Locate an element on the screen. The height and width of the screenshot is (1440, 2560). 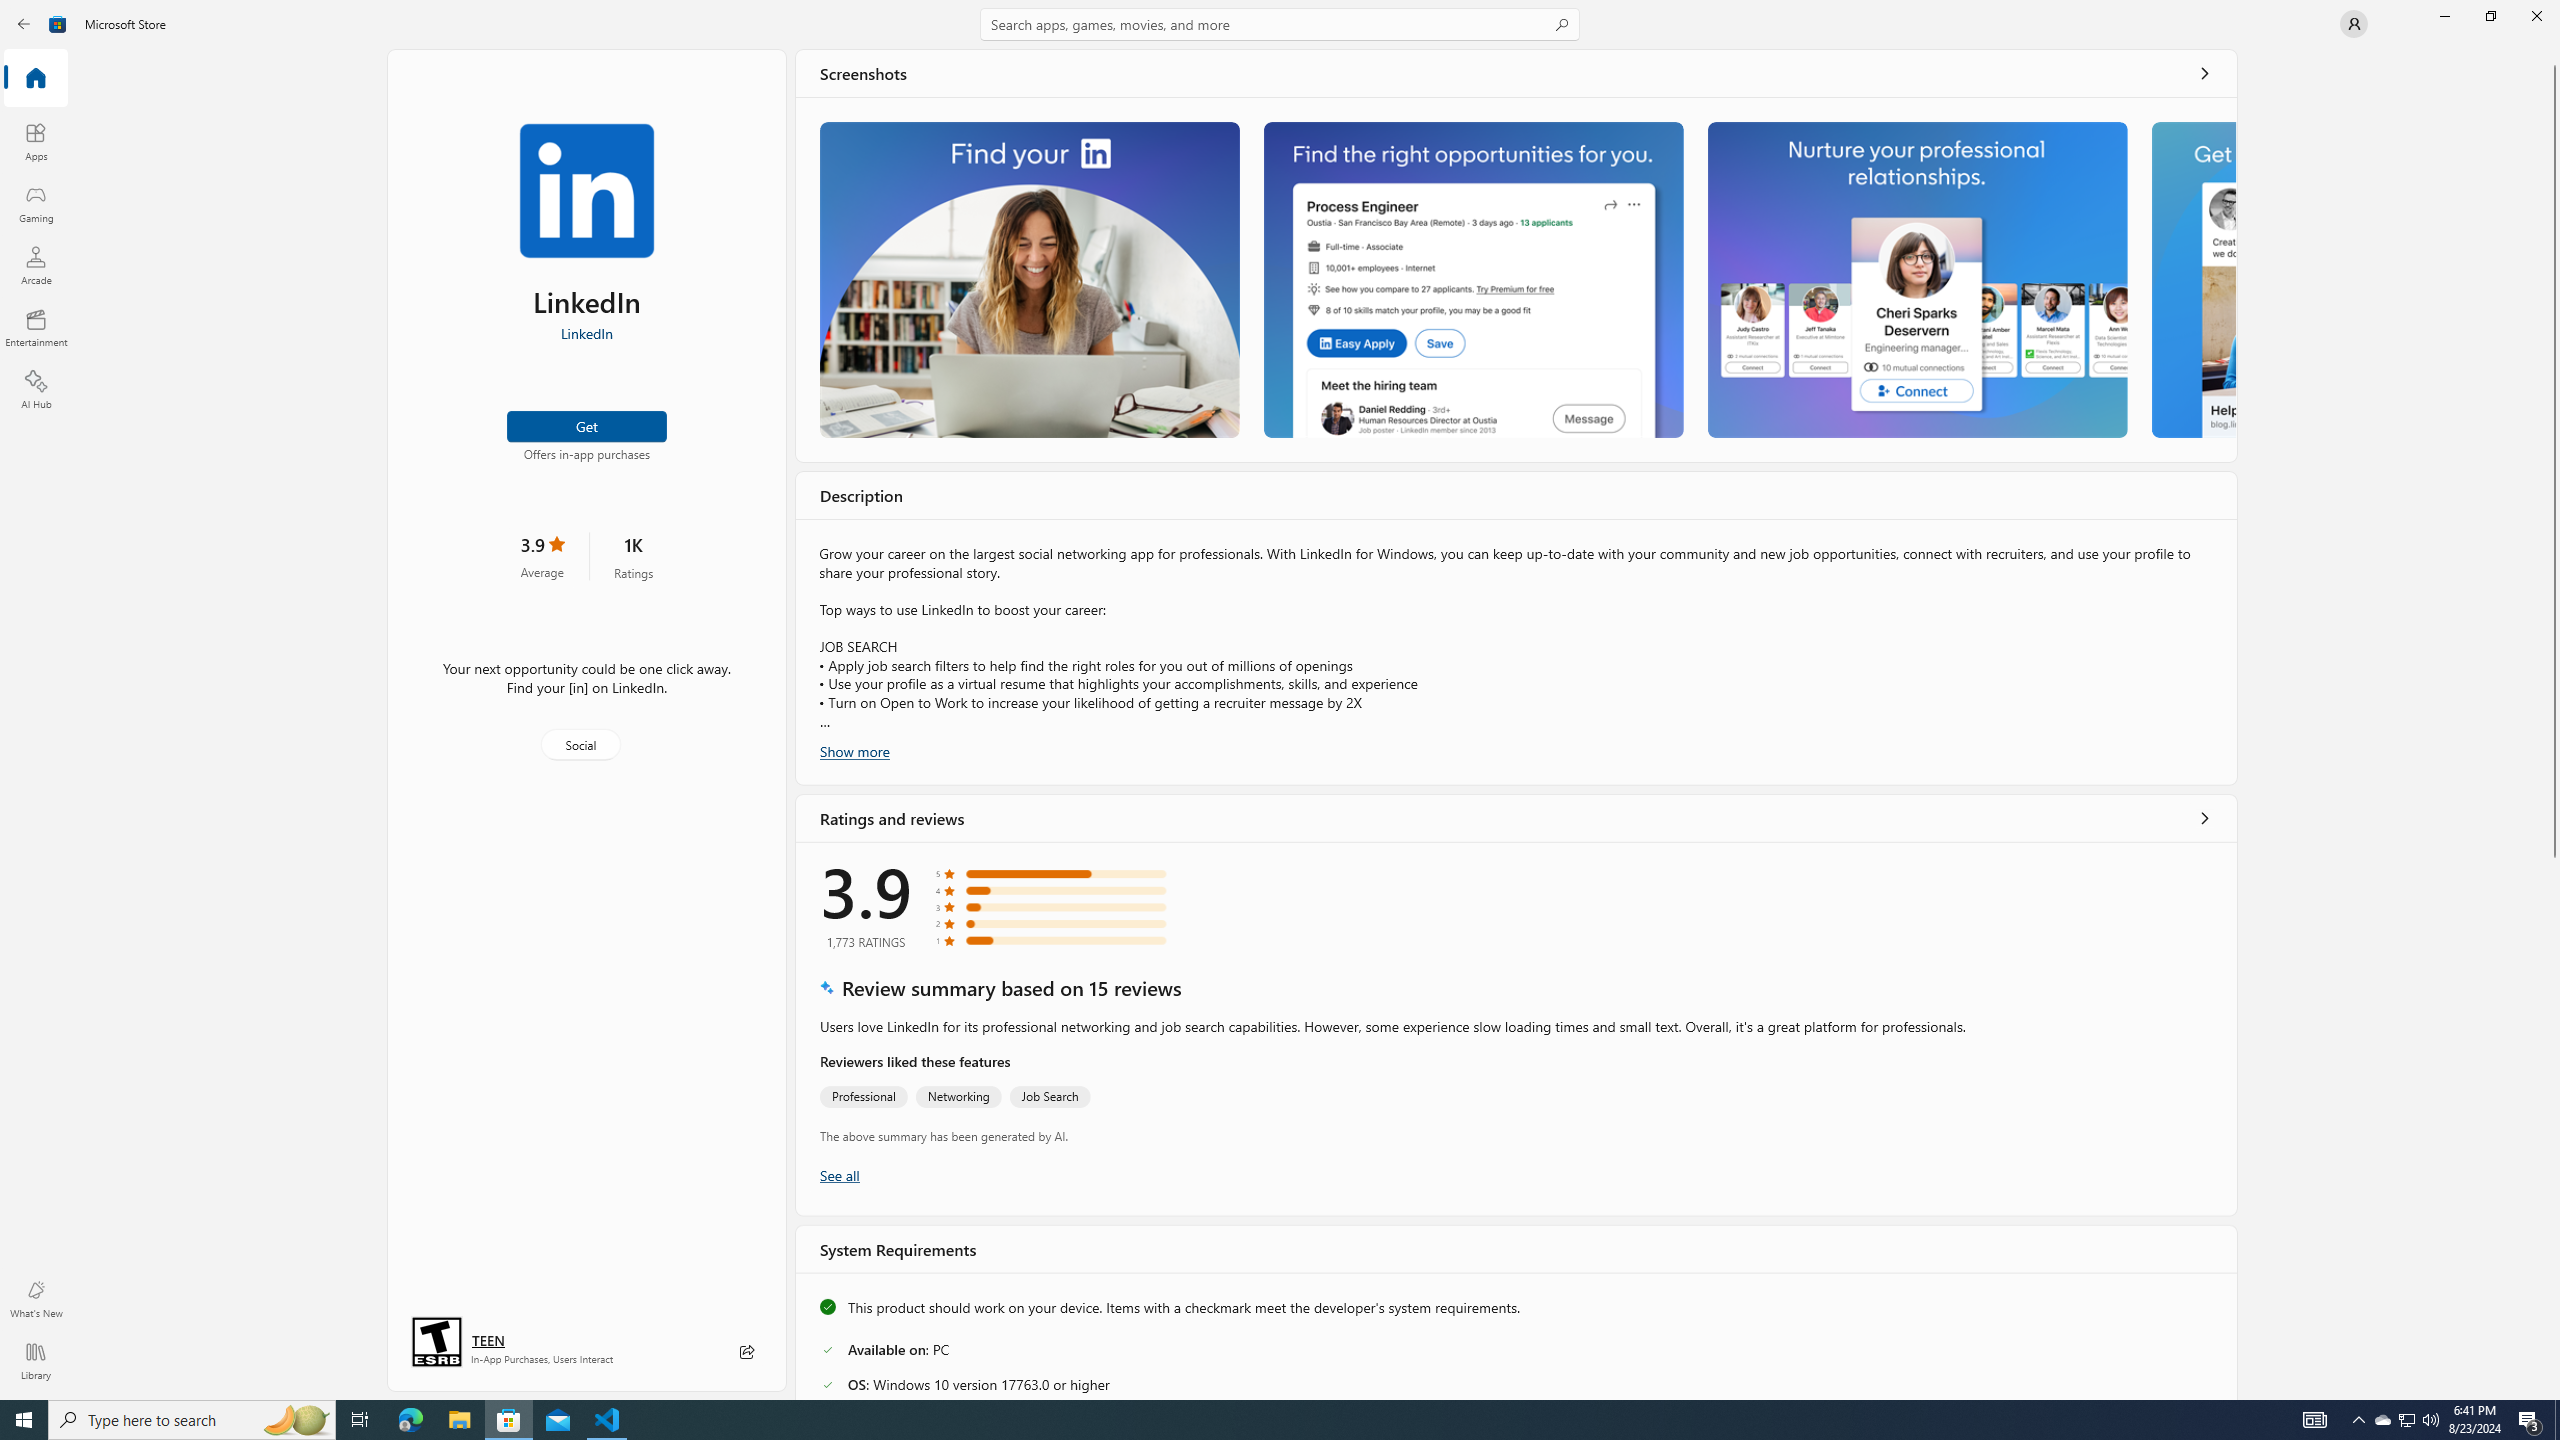
'Library' is located at coordinates (34, 1360).